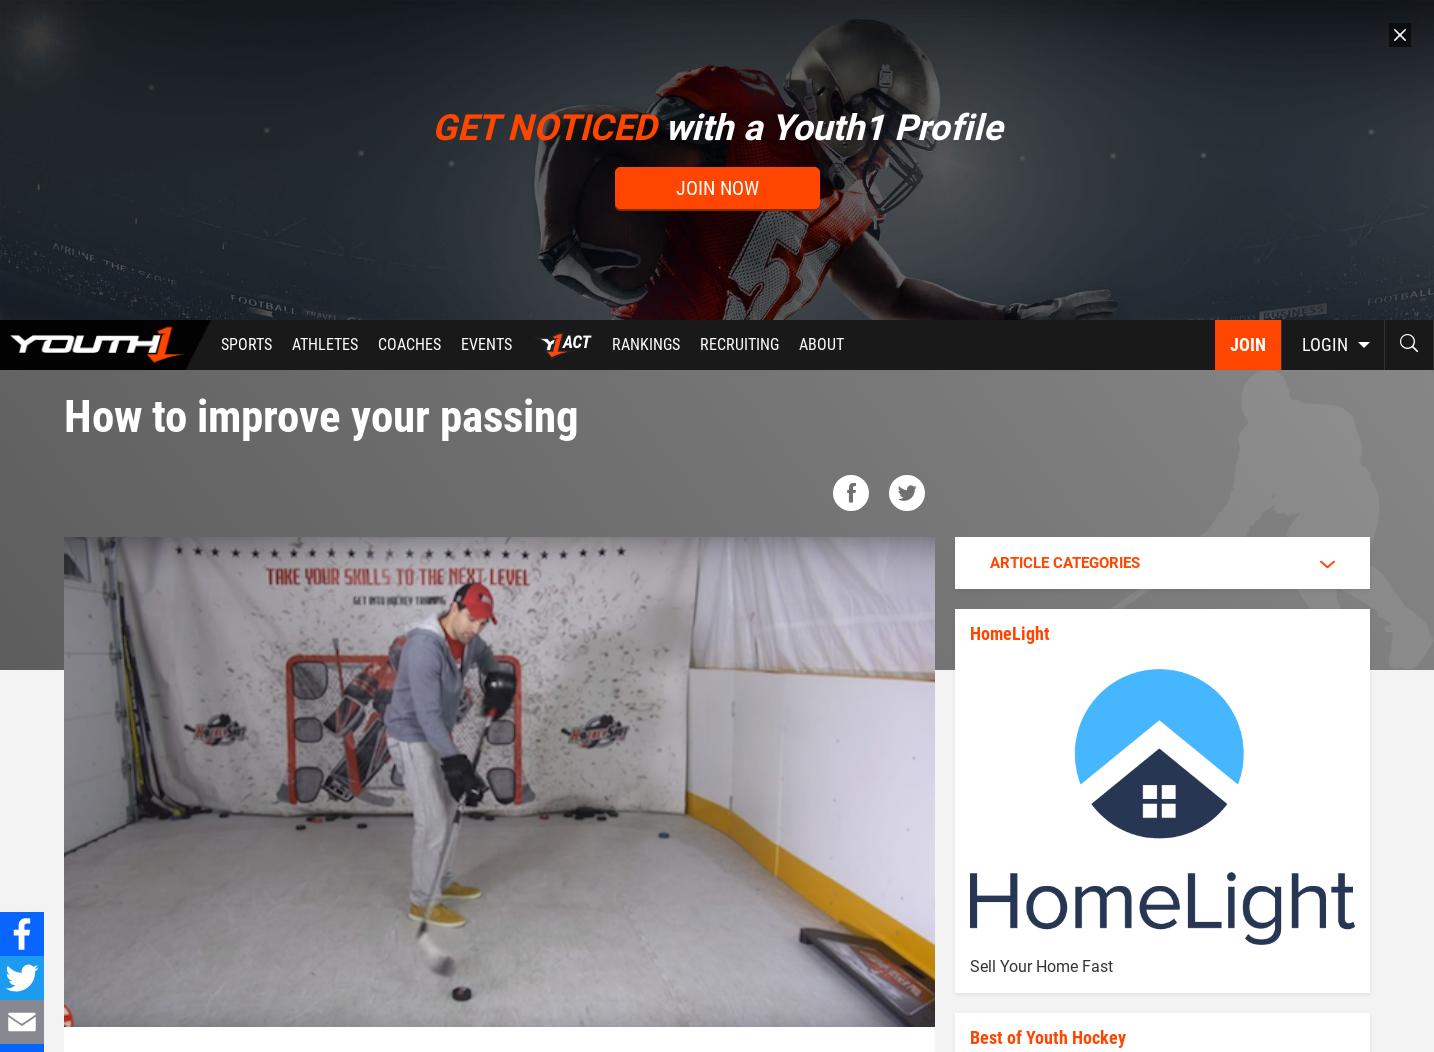 This screenshot has width=1434, height=1052. What do you see at coordinates (716, 187) in the screenshot?
I see `'Join now'` at bounding box center [716, 187].